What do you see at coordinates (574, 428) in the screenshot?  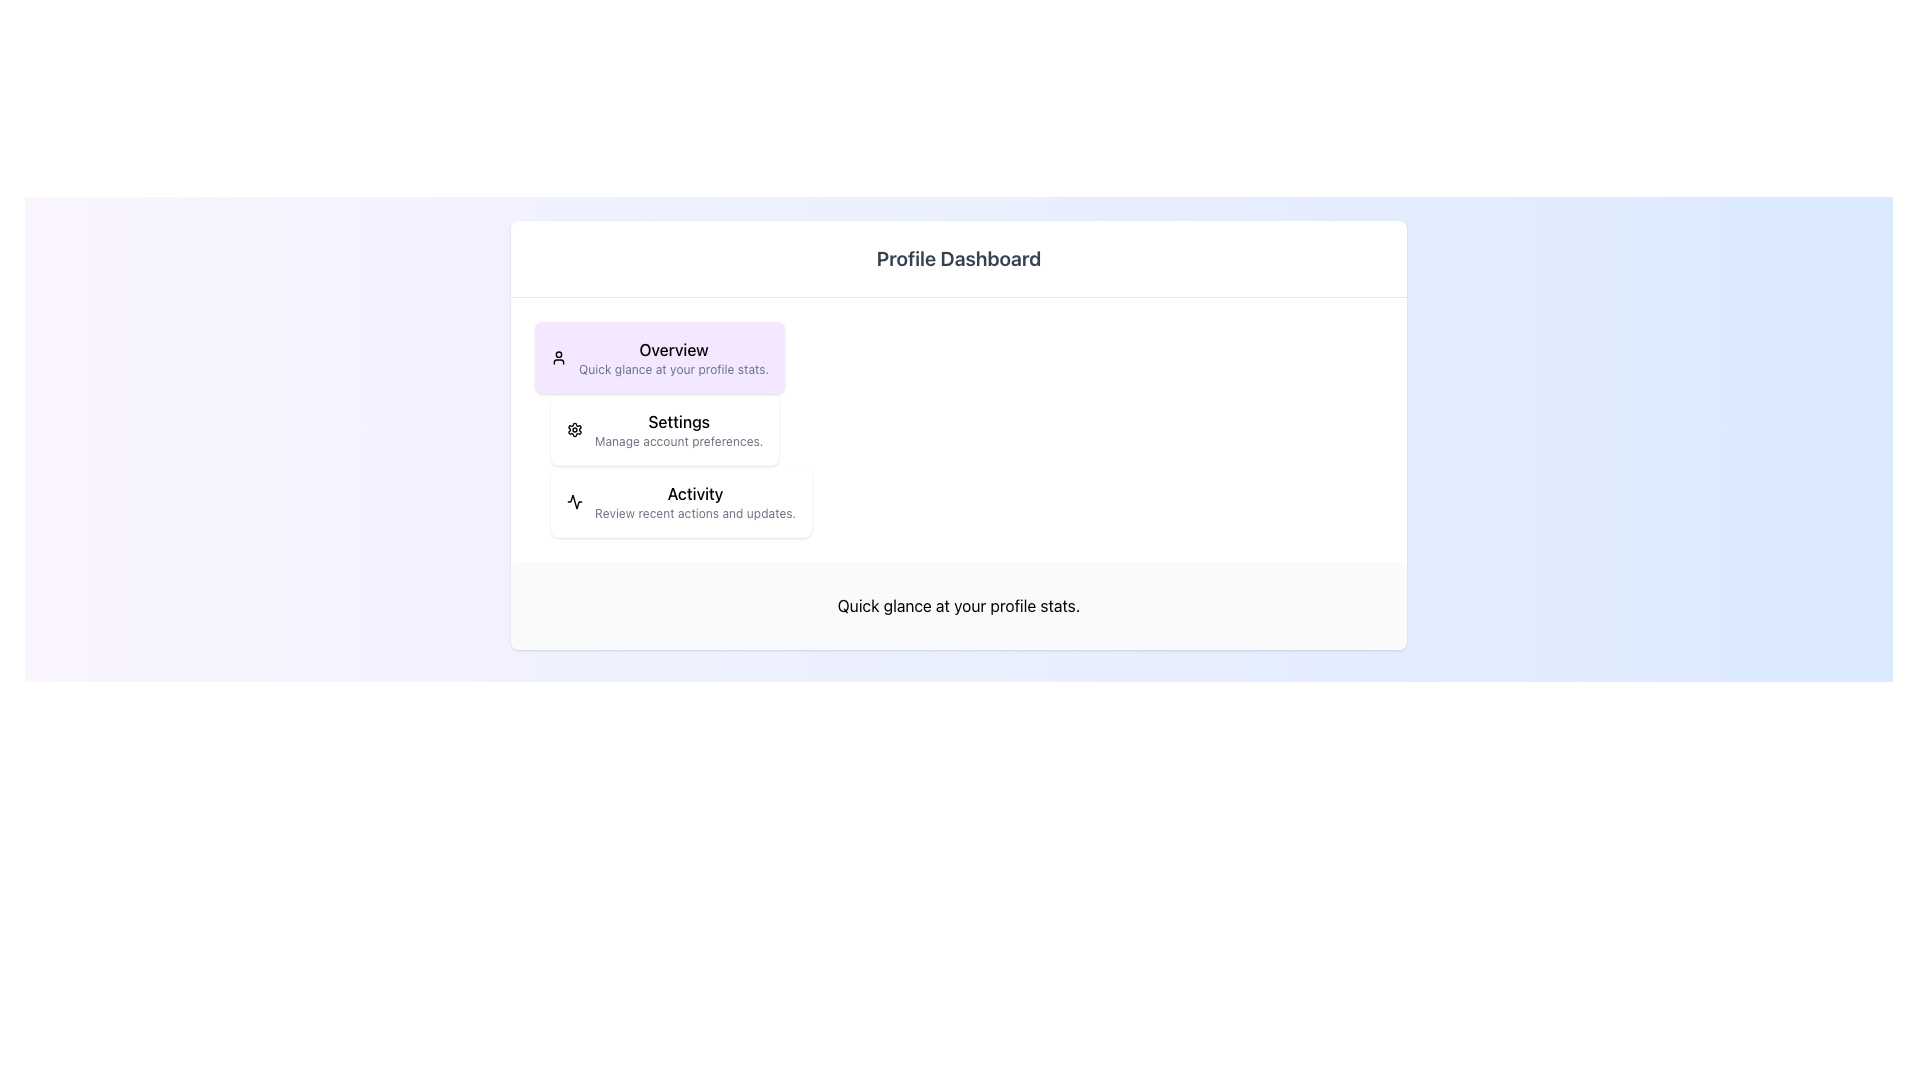 I see `the settings icon located next` at bounding box center [574, 428].